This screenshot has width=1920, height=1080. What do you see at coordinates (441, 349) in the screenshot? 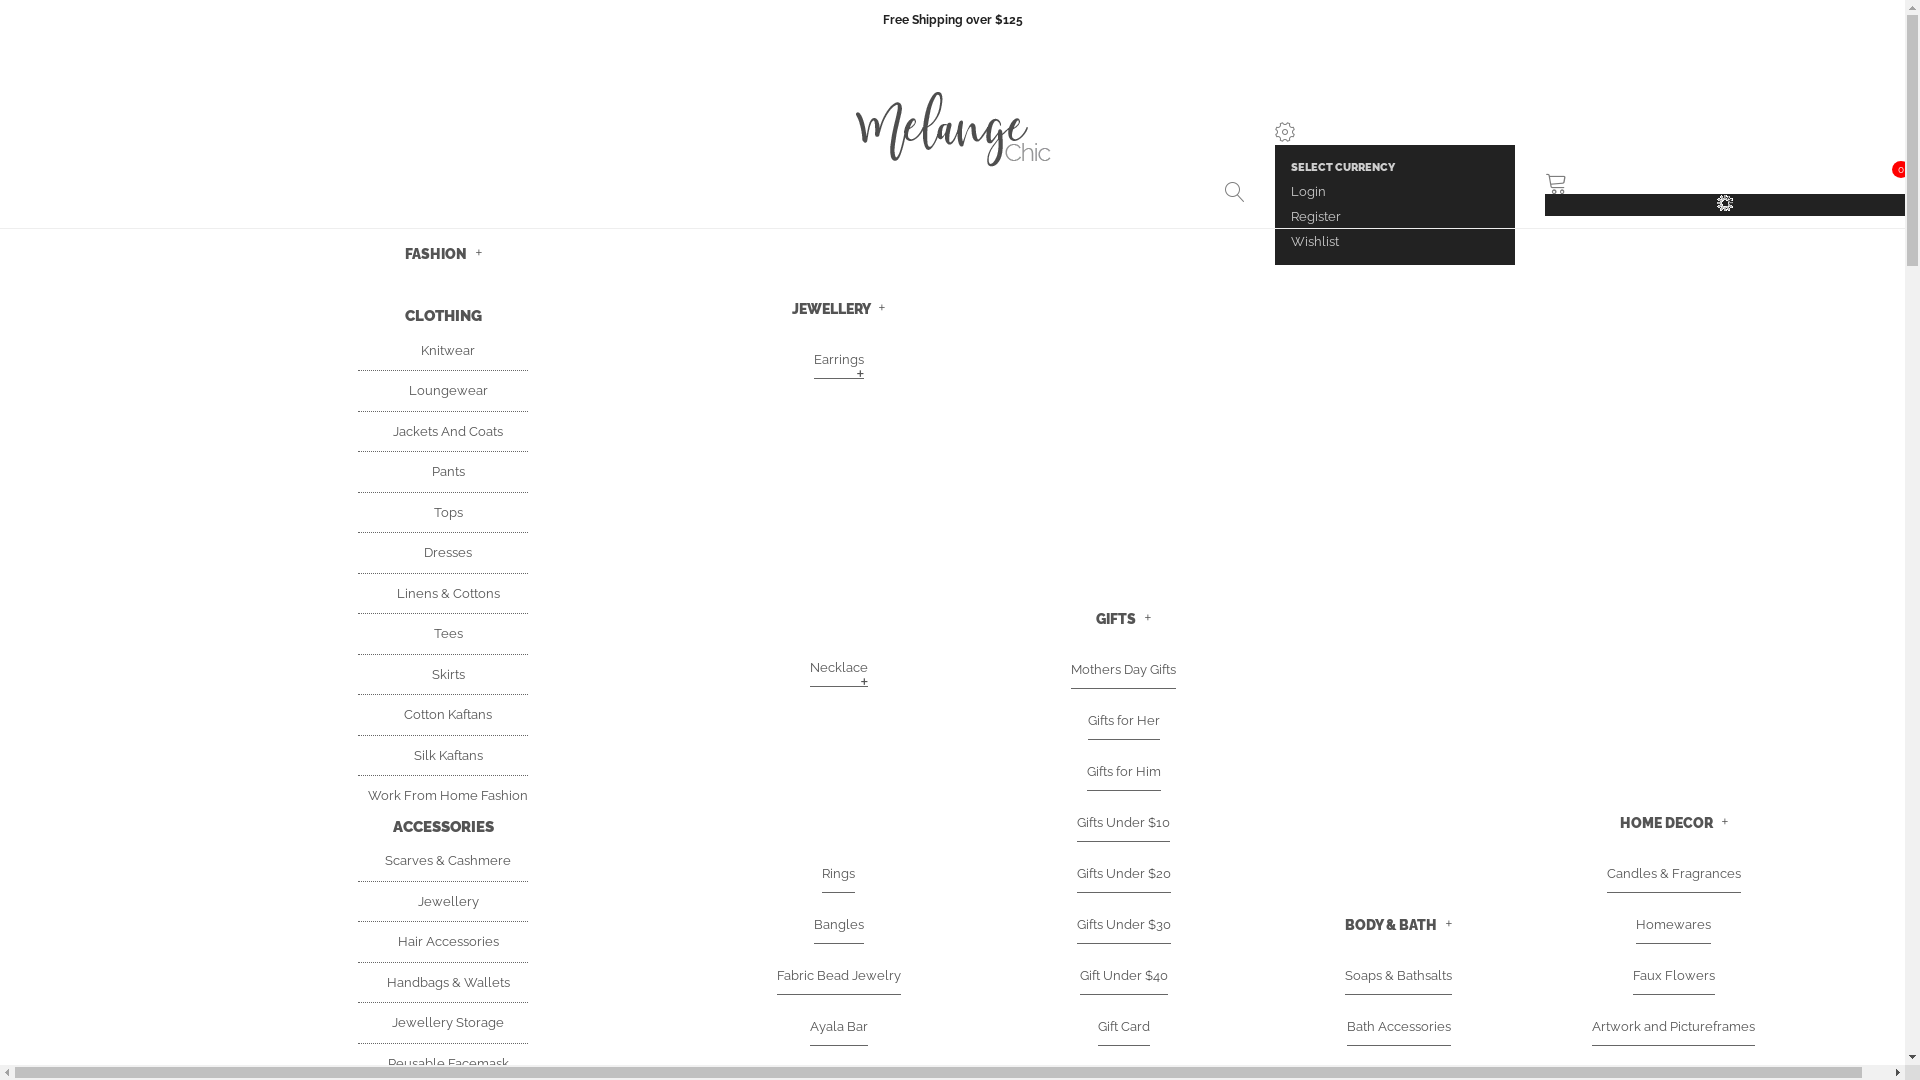
I see `'Knitwear'` at bounding box center [441, 349].